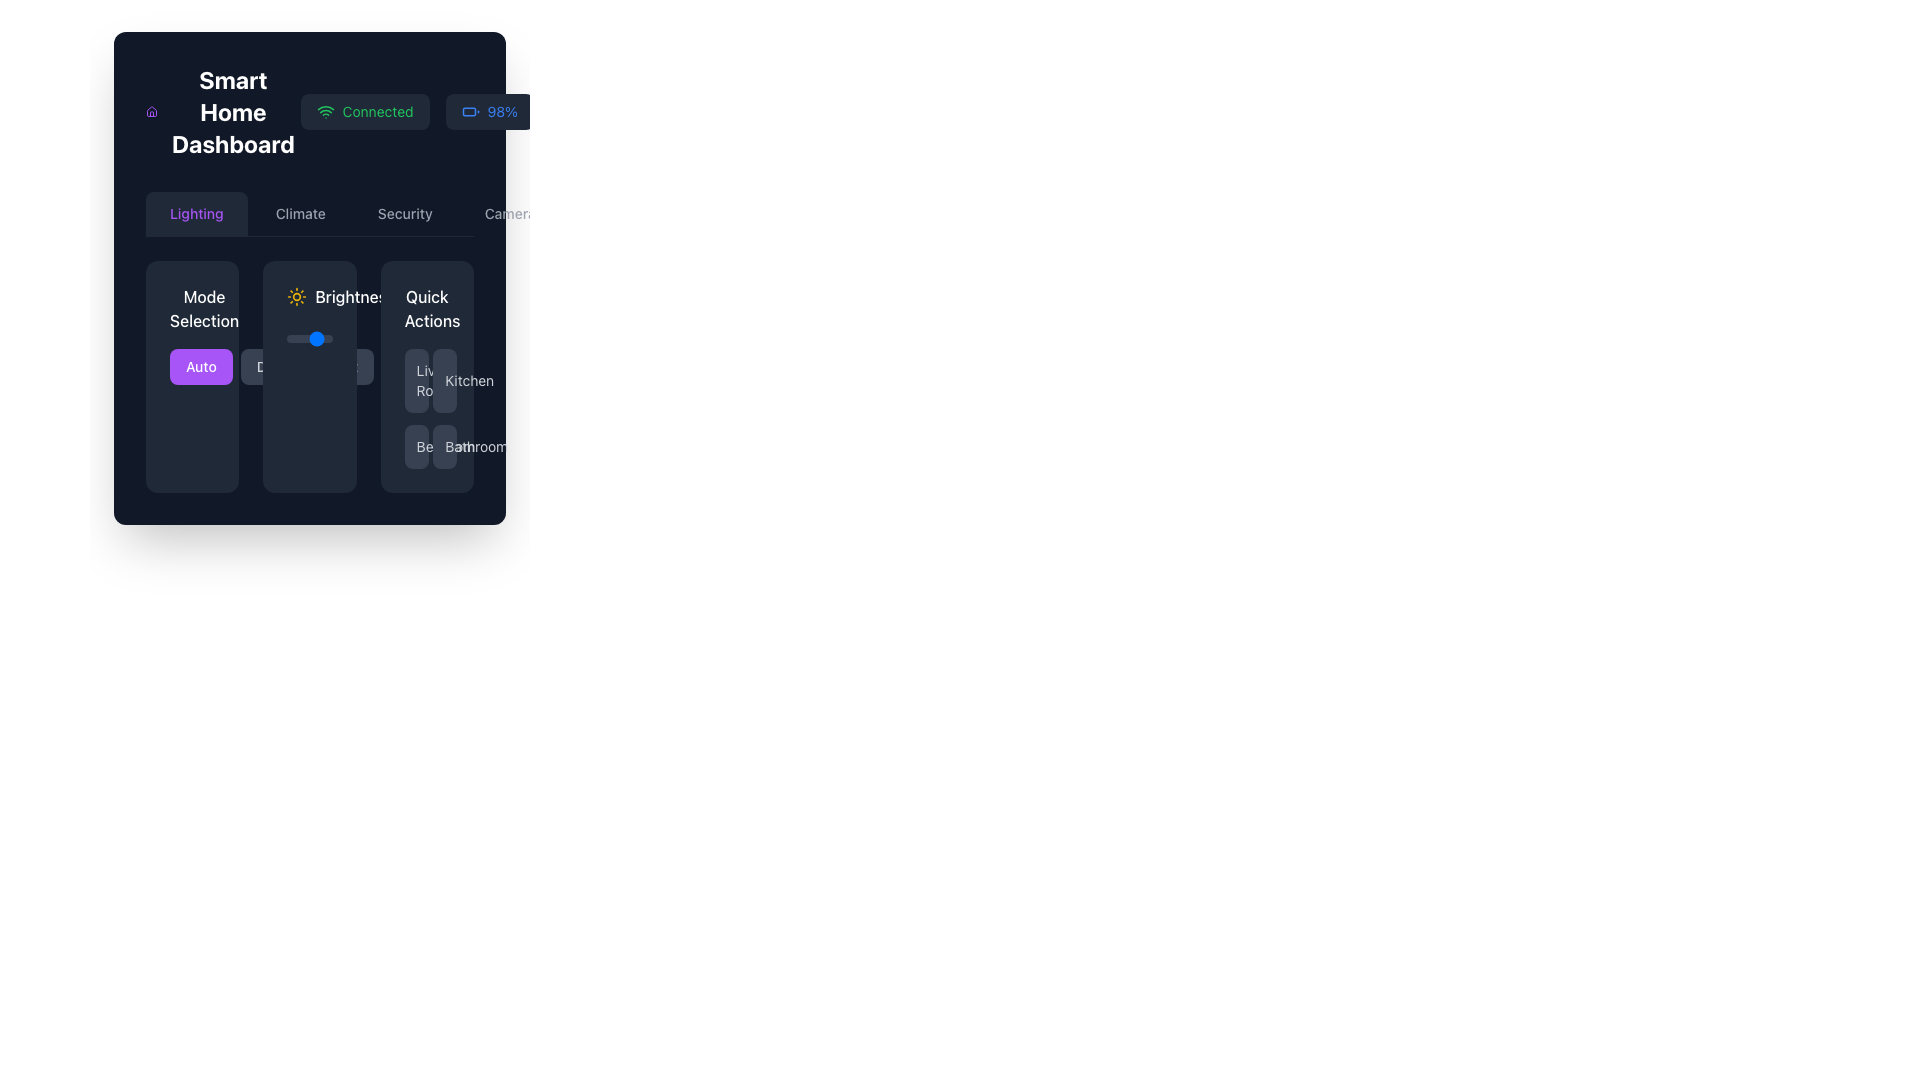 The width and height of the screenshot is (1920, 1080). I want to click on the 'Lighting' button, which is the first button in a horizontal navigation bar below the 'Smart Home Dashboard' heading, so click(196, 213).